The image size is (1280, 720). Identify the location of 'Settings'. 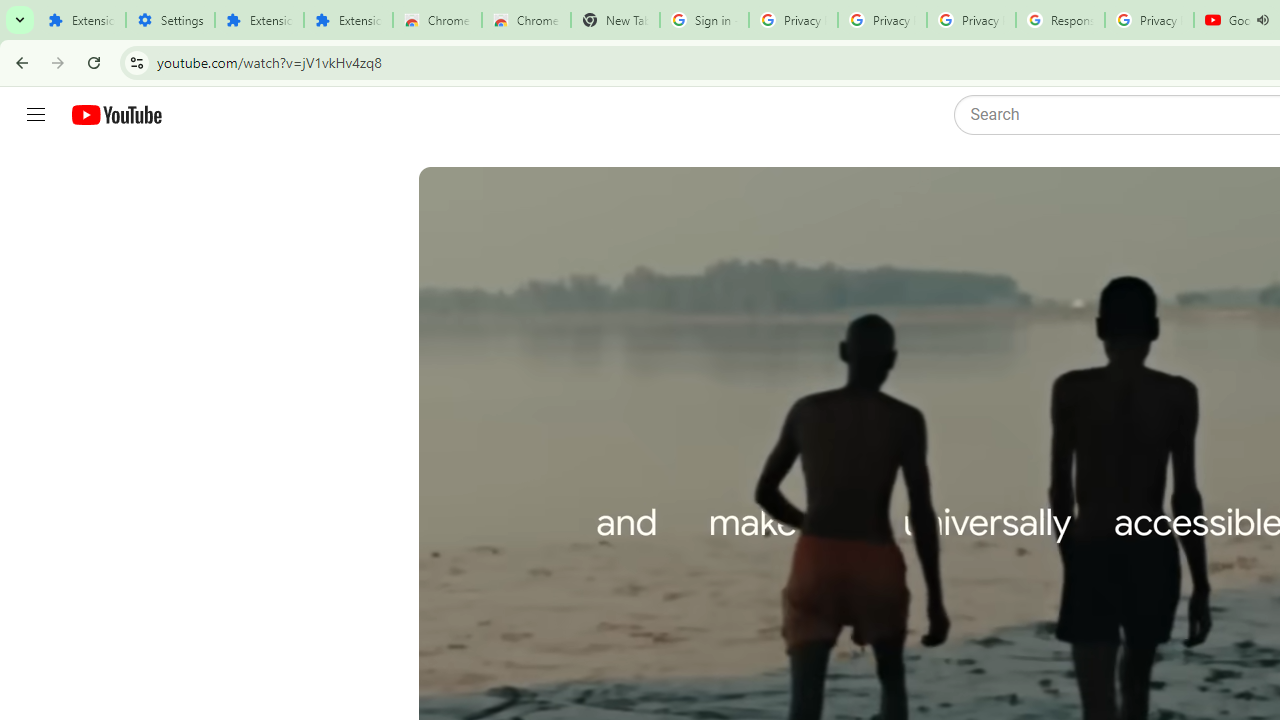
(170, 20).